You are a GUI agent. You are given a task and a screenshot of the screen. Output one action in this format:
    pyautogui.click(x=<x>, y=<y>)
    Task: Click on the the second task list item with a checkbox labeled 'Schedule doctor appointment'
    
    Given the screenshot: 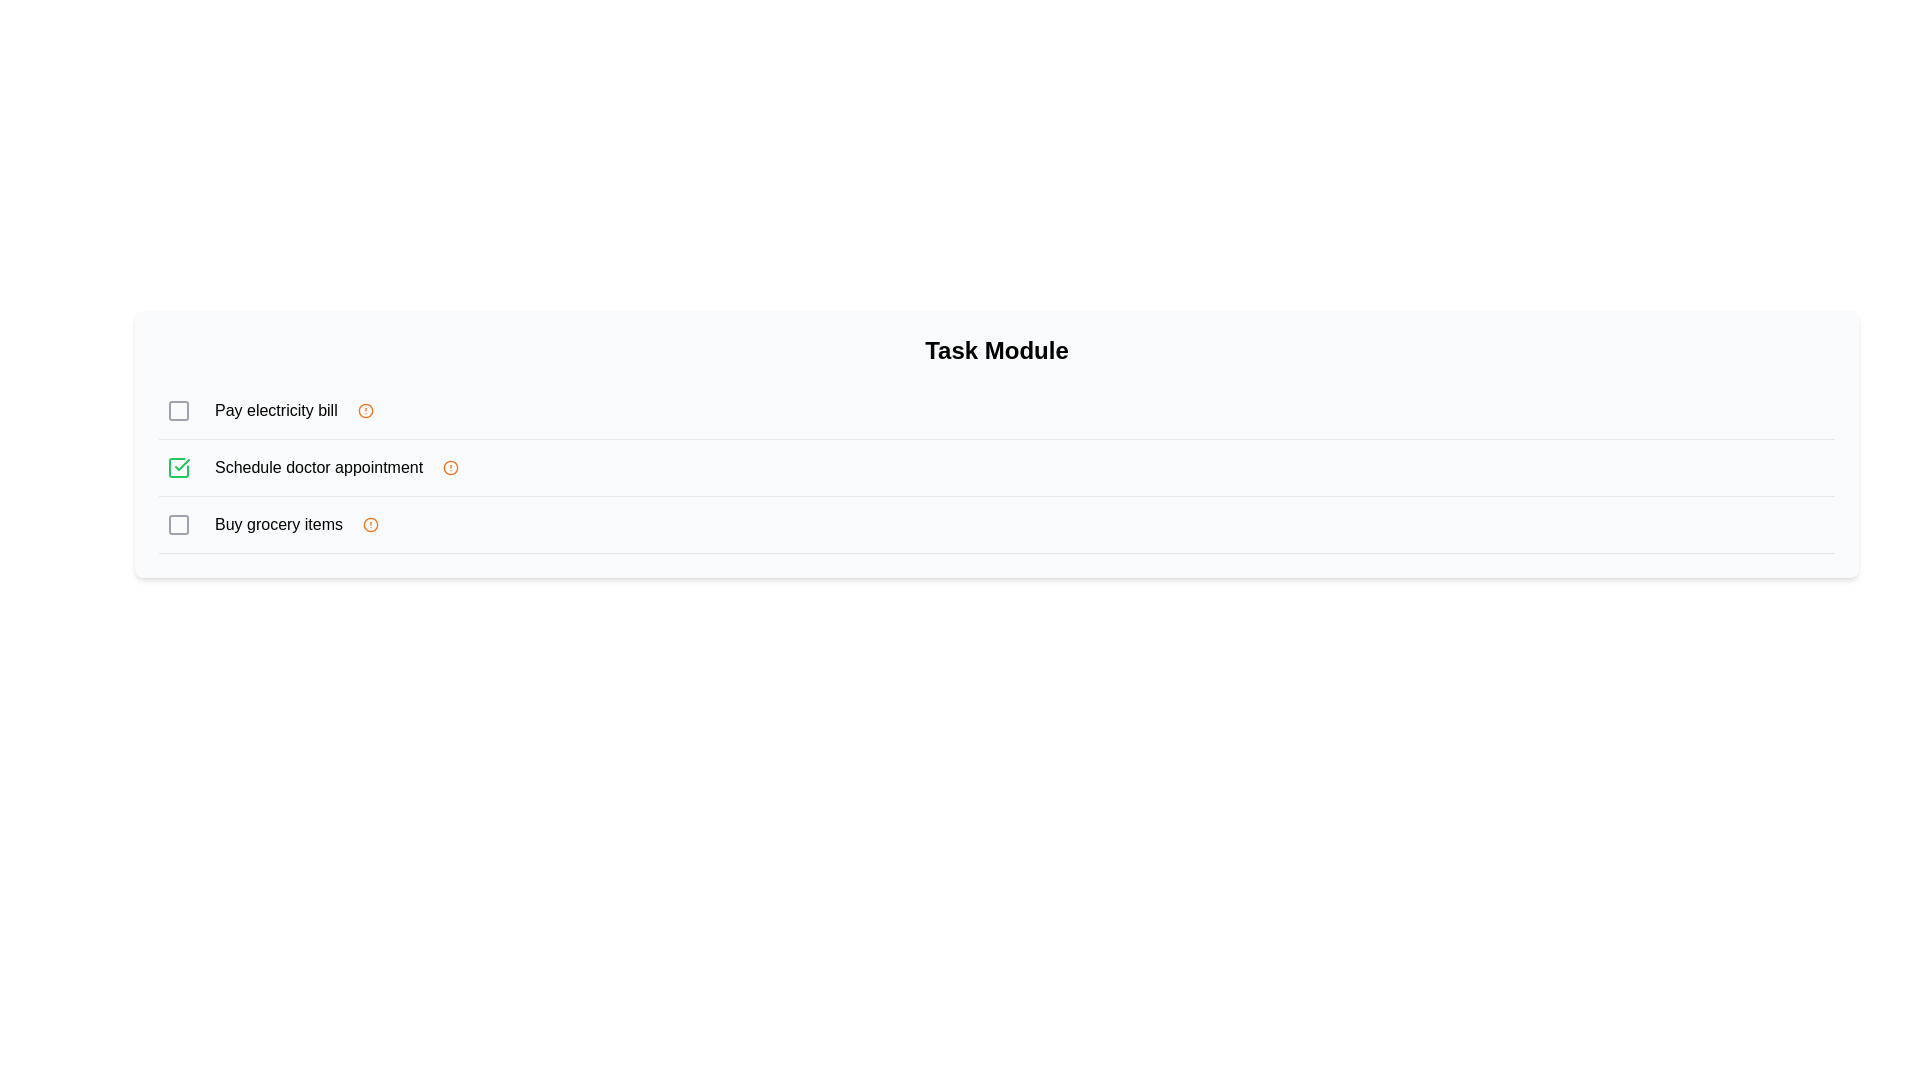 What is the action you would take?
    pyautogui.click(x=997, y=467)
    